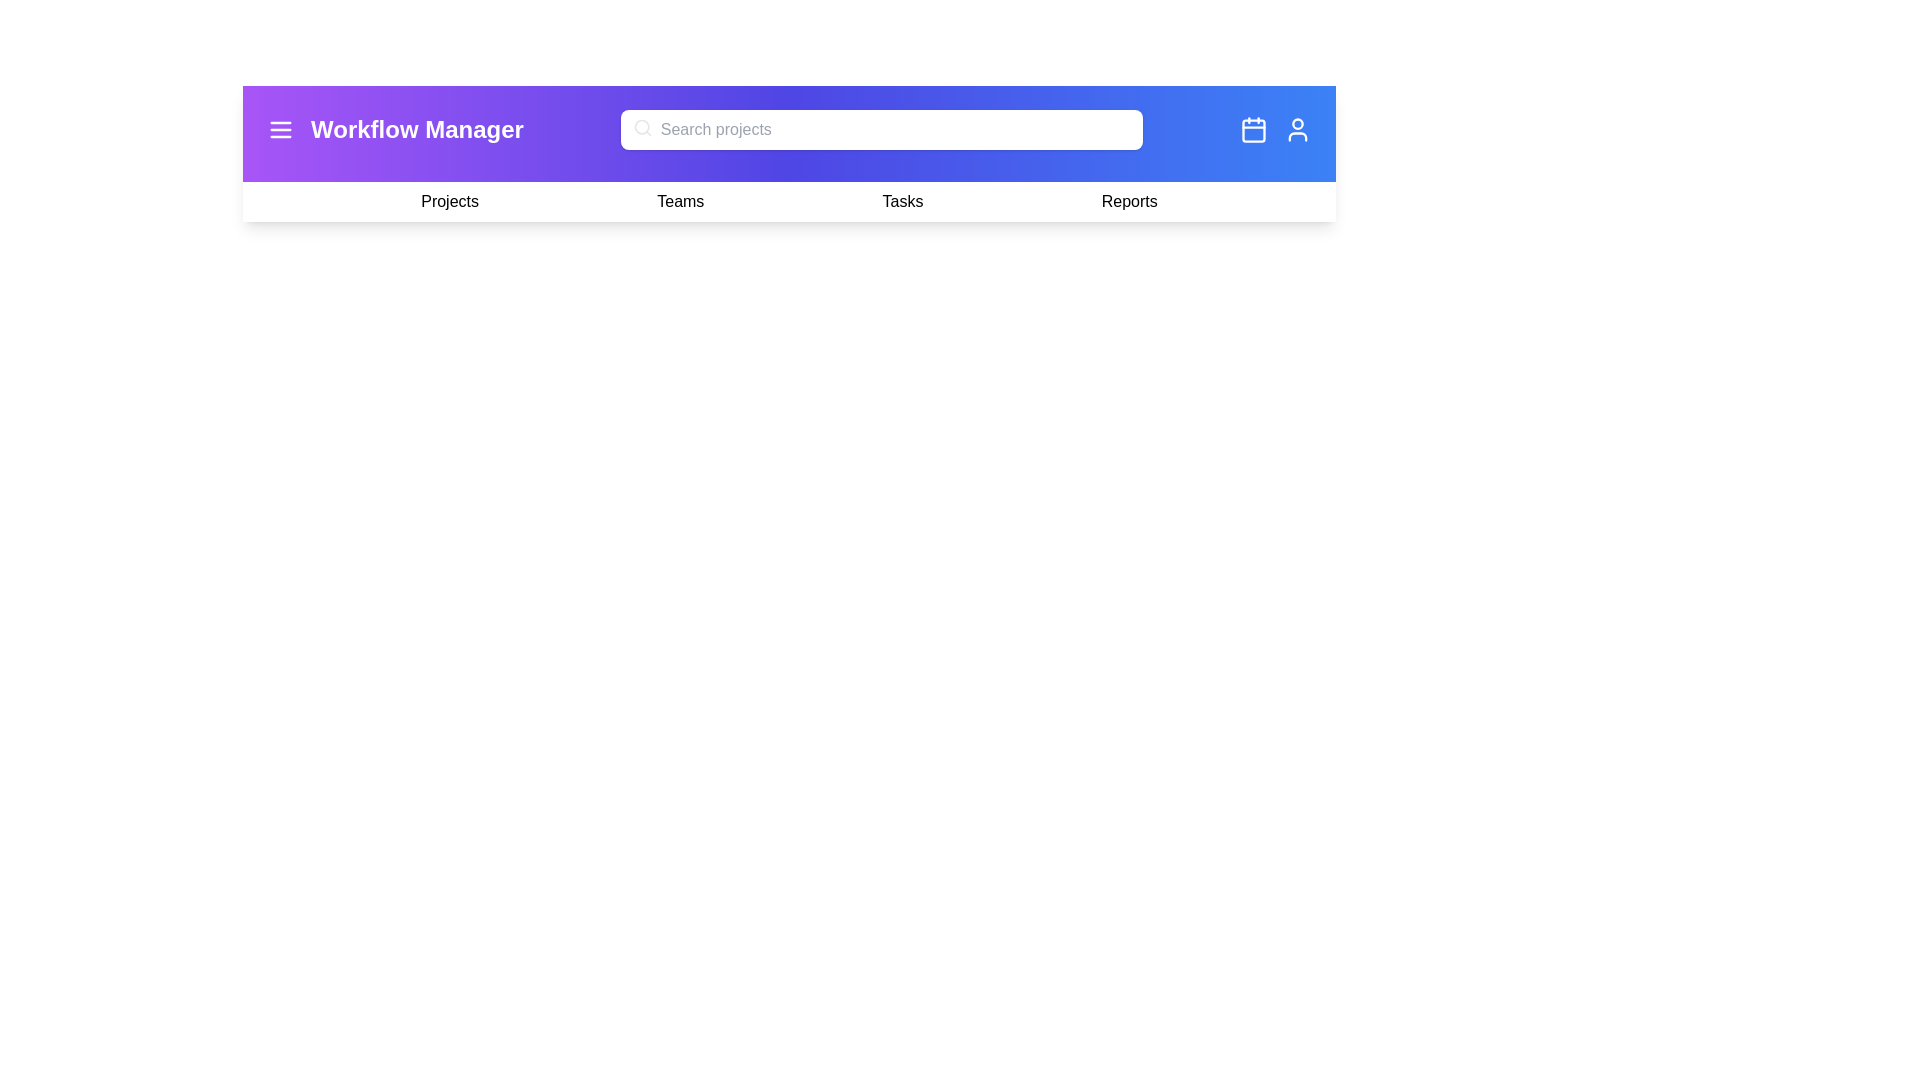 The height and width of the screenshot is (1080, 1920). I want to click on the user icon to access the user profile, so click(1297, 130).